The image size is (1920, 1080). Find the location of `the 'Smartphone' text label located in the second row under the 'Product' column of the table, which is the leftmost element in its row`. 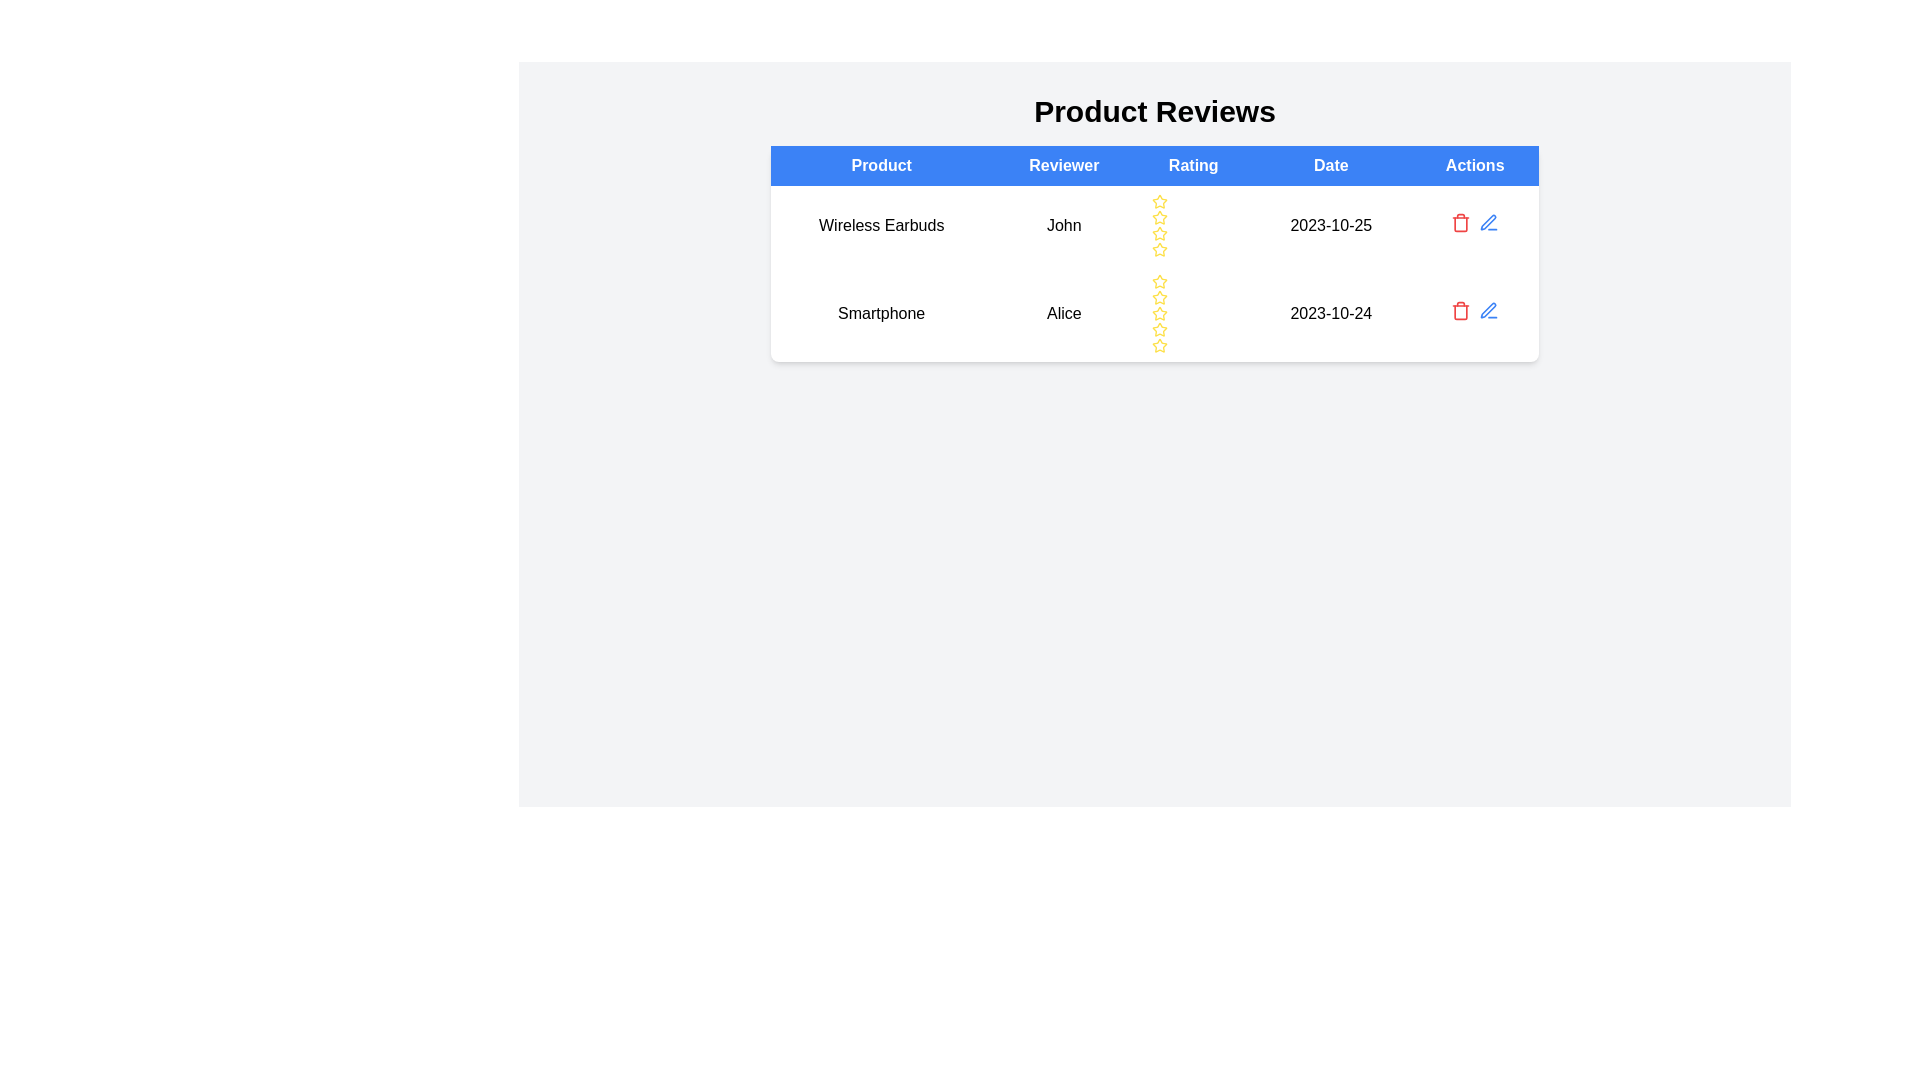

the 'Smartphone' text label located in the second row under the 'Product' column of the table, which is the leftmost element in its row is located at coordinates (880, 313).